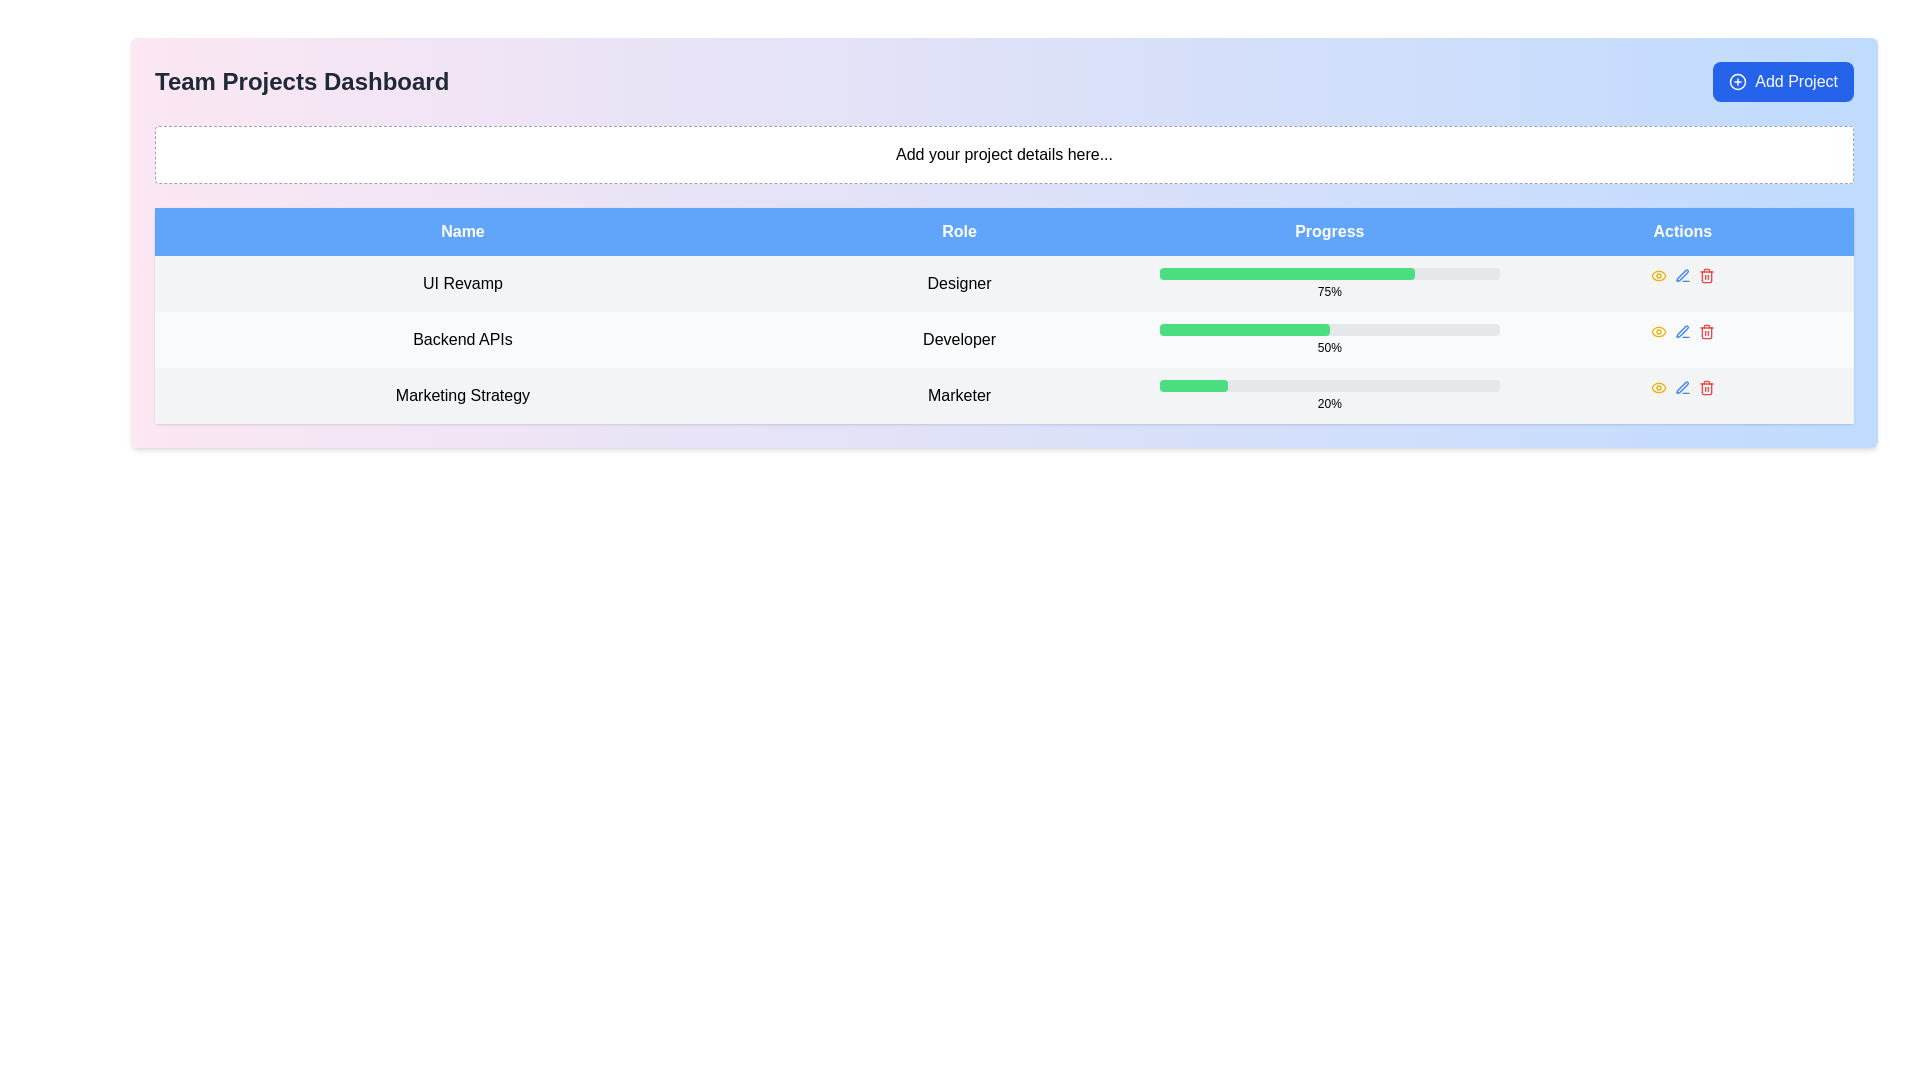 The height and width of the screenshot is (1080, 1920). I want to click on value displayed in the text label showing '75%' located beneath the green progress bar in the 'Progress' column of the 'Designer' row, so click(1329, 292).